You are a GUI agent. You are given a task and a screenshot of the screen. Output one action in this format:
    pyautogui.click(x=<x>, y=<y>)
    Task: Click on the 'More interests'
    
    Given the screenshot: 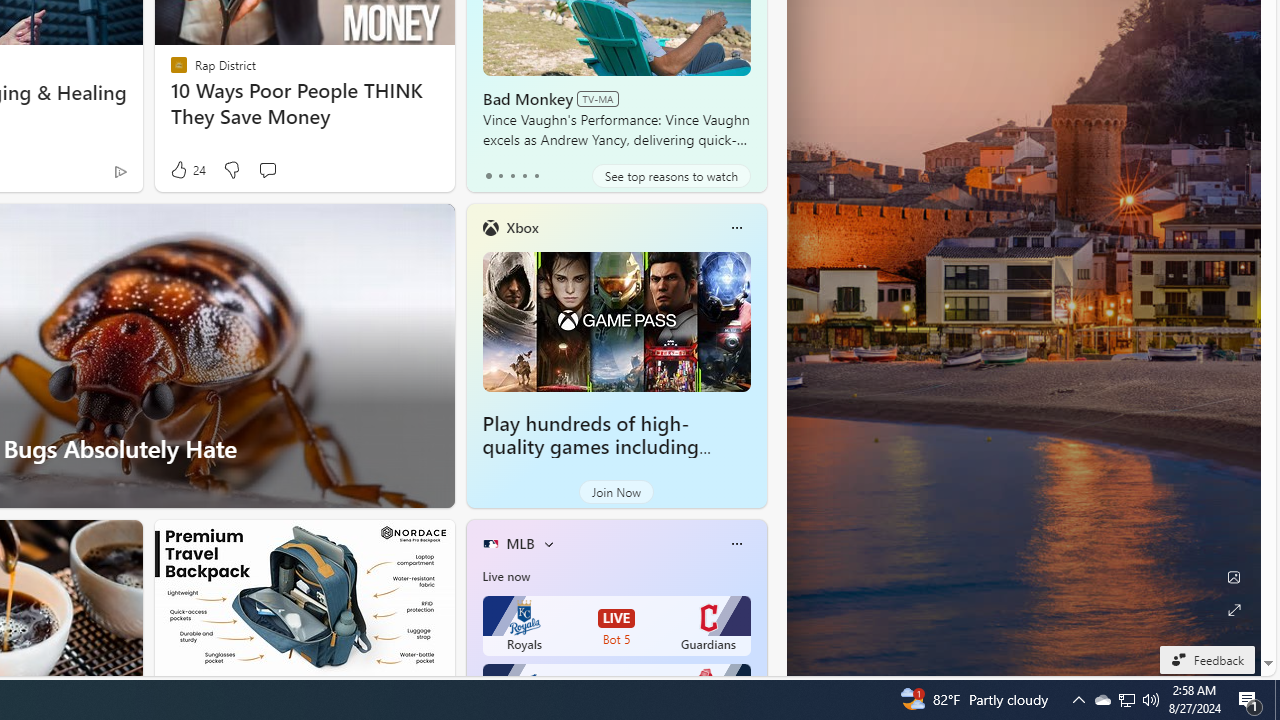 What is the action you would take?
    pyautogui.click(x=548, y=543)
    